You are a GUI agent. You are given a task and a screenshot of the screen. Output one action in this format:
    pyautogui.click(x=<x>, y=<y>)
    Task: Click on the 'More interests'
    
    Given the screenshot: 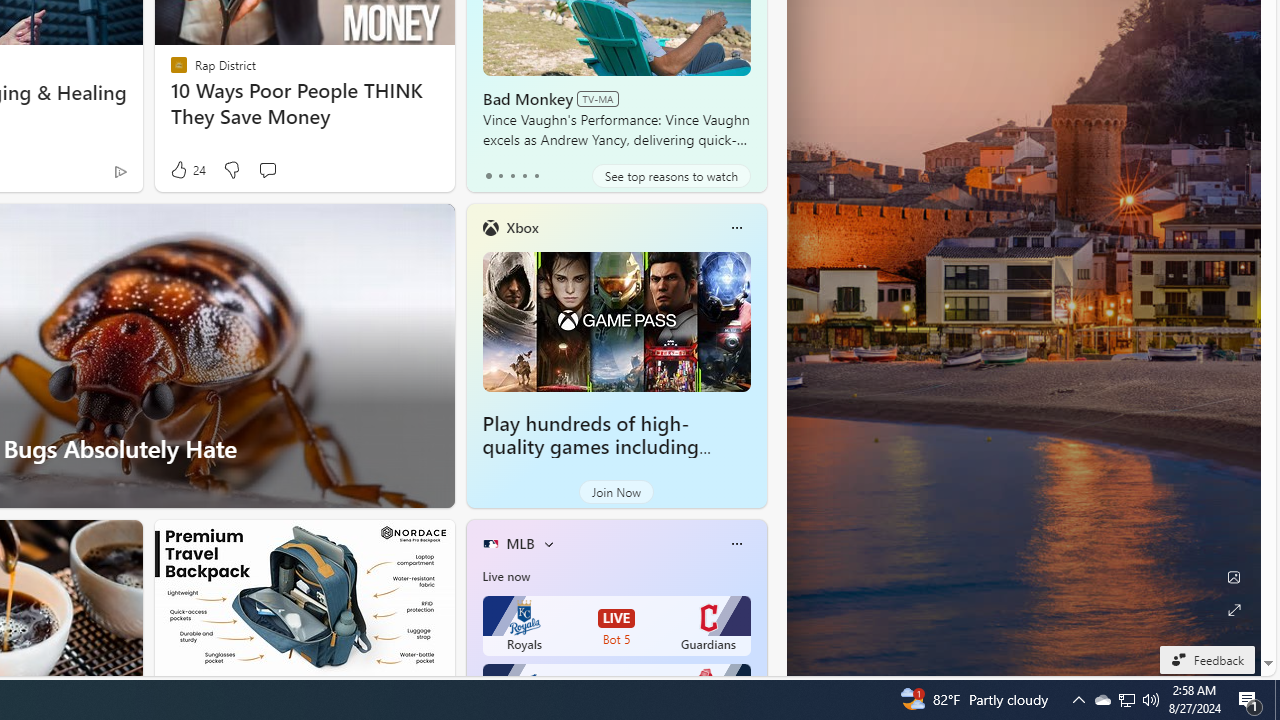 What is the action you would take?
    pyautogui.click(x=548, y=543)
    